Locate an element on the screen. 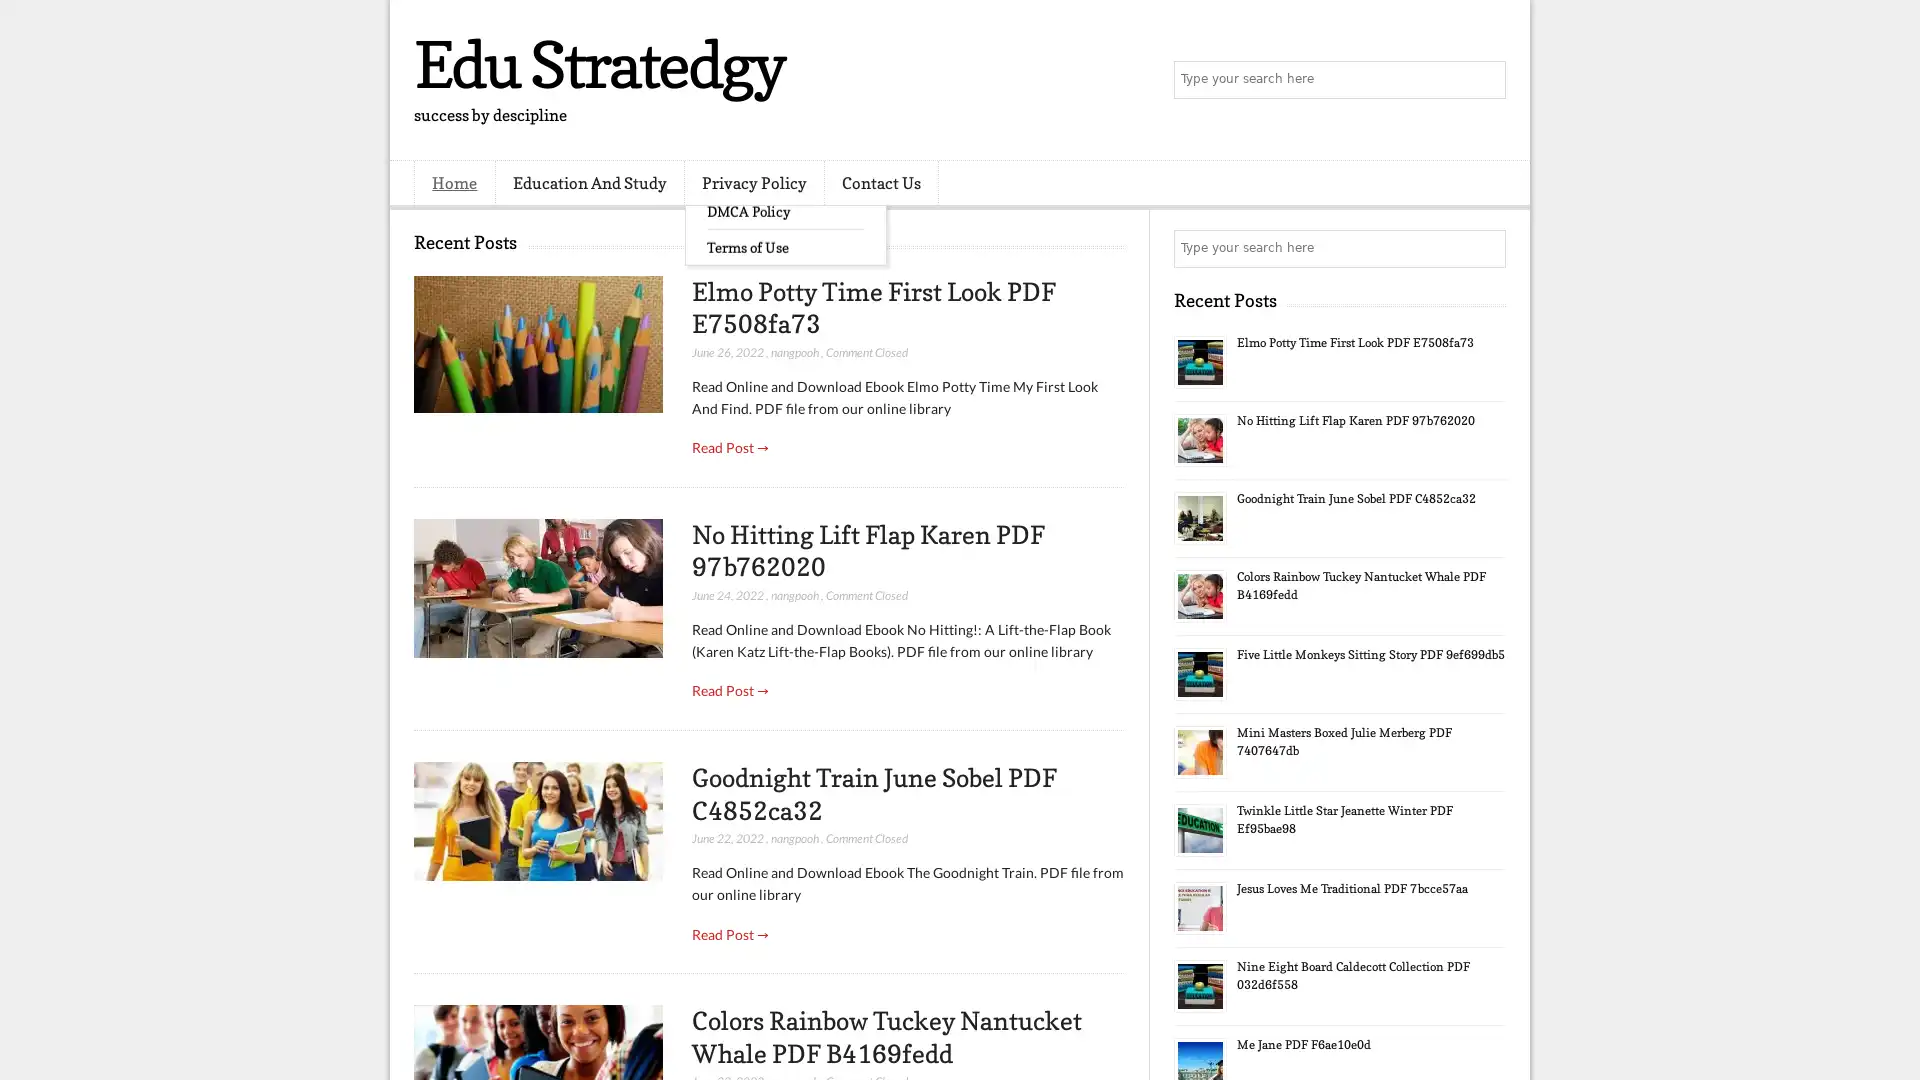 The height and width of the screenshot is (1080, 1920). Search is located at coordinates (1485, 248).